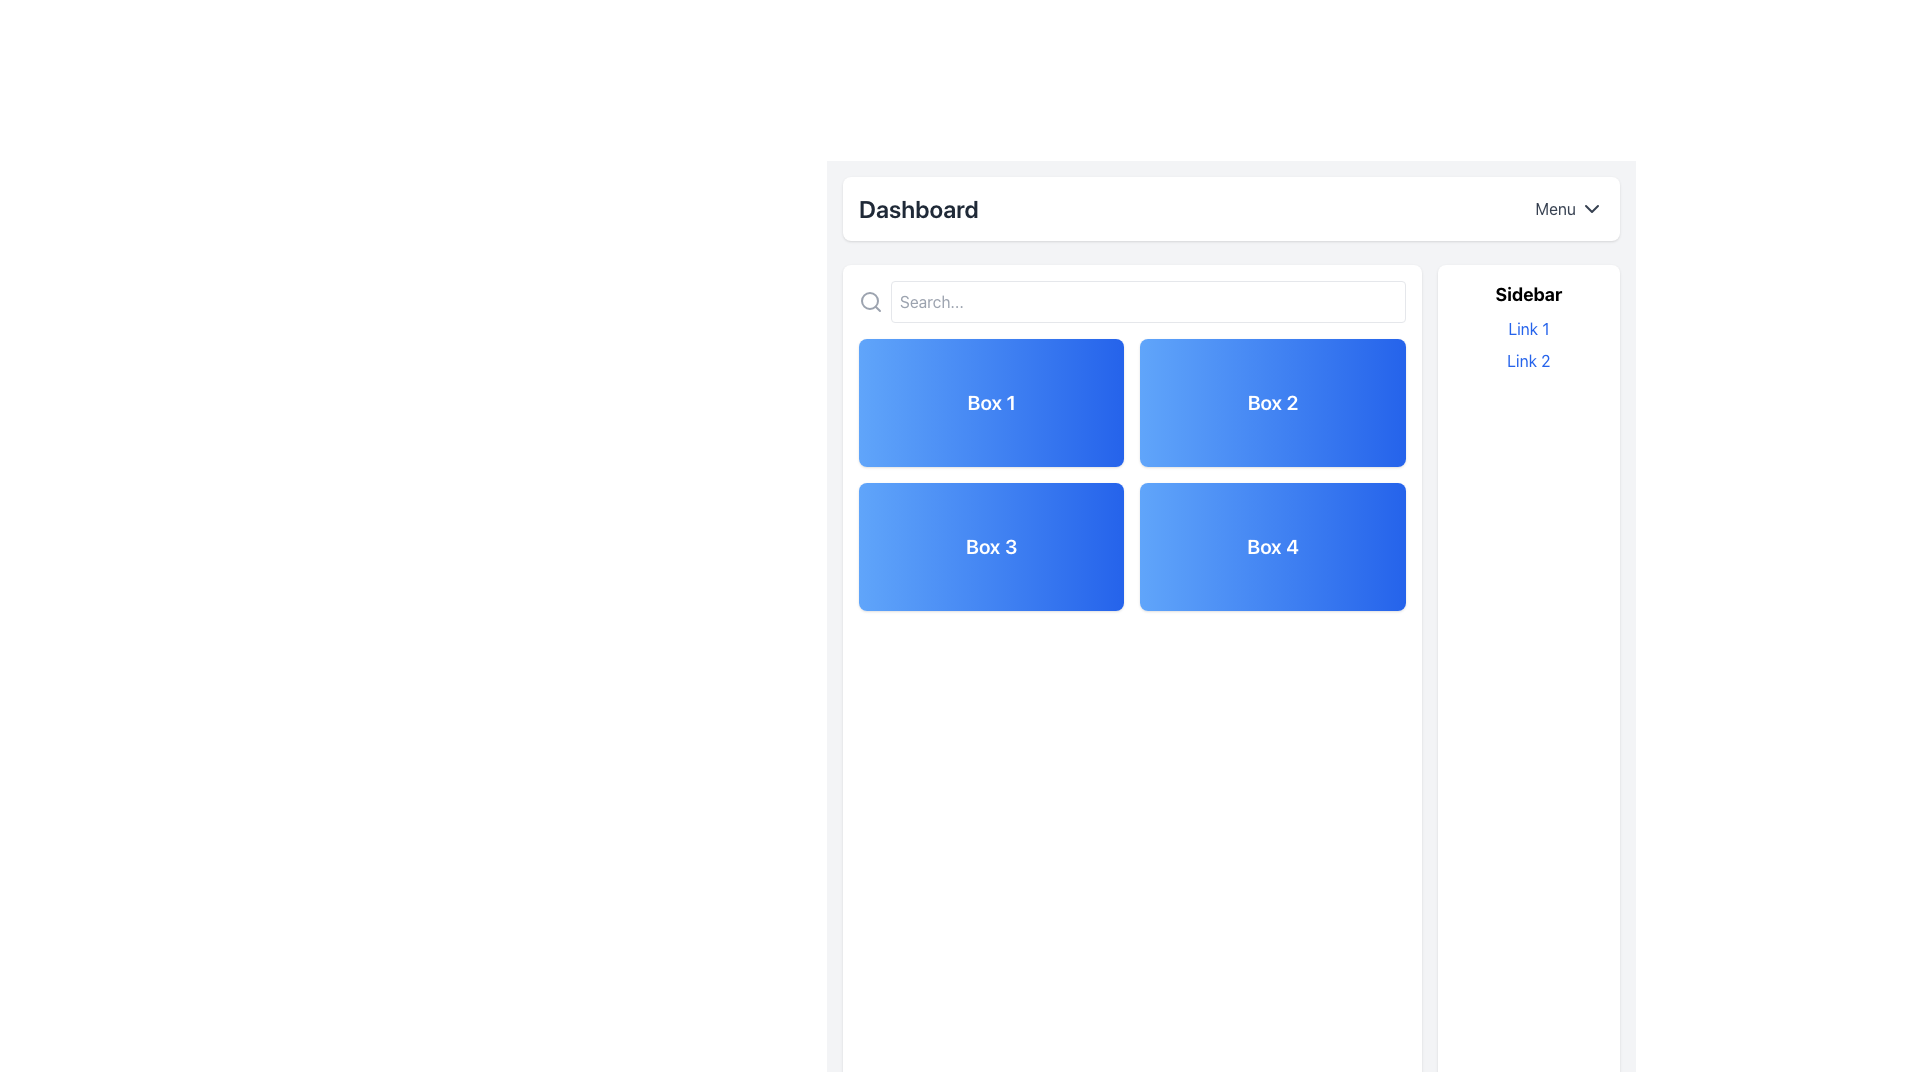 This screenshot has width=1920, height=1080. Describe the element at coordinates (1527, 327) in the screenshot. I see `the hyperlink labeled 'Link 1' in the 'Sidebar' section` at that location.